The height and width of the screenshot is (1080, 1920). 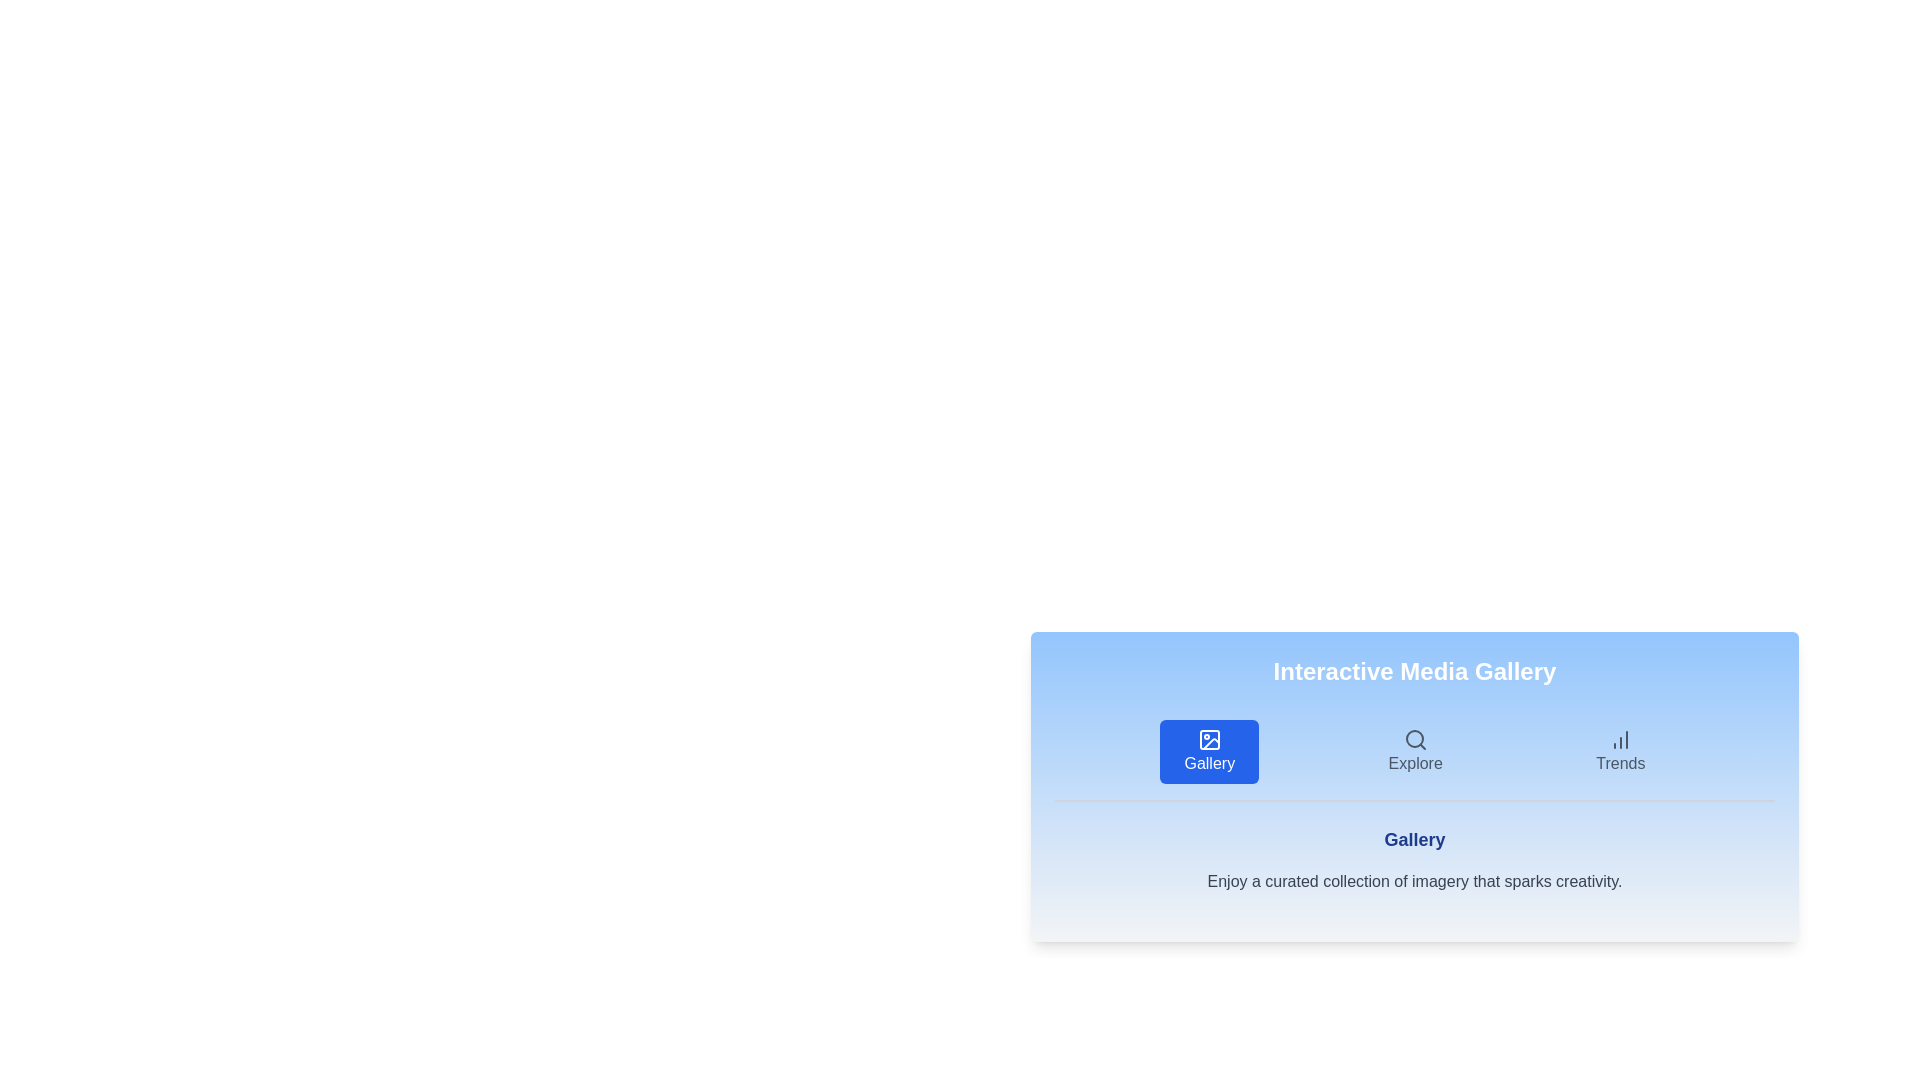 I want to click on the tab labeled Trends to observe visual changes, so click(x=1620, y=752).